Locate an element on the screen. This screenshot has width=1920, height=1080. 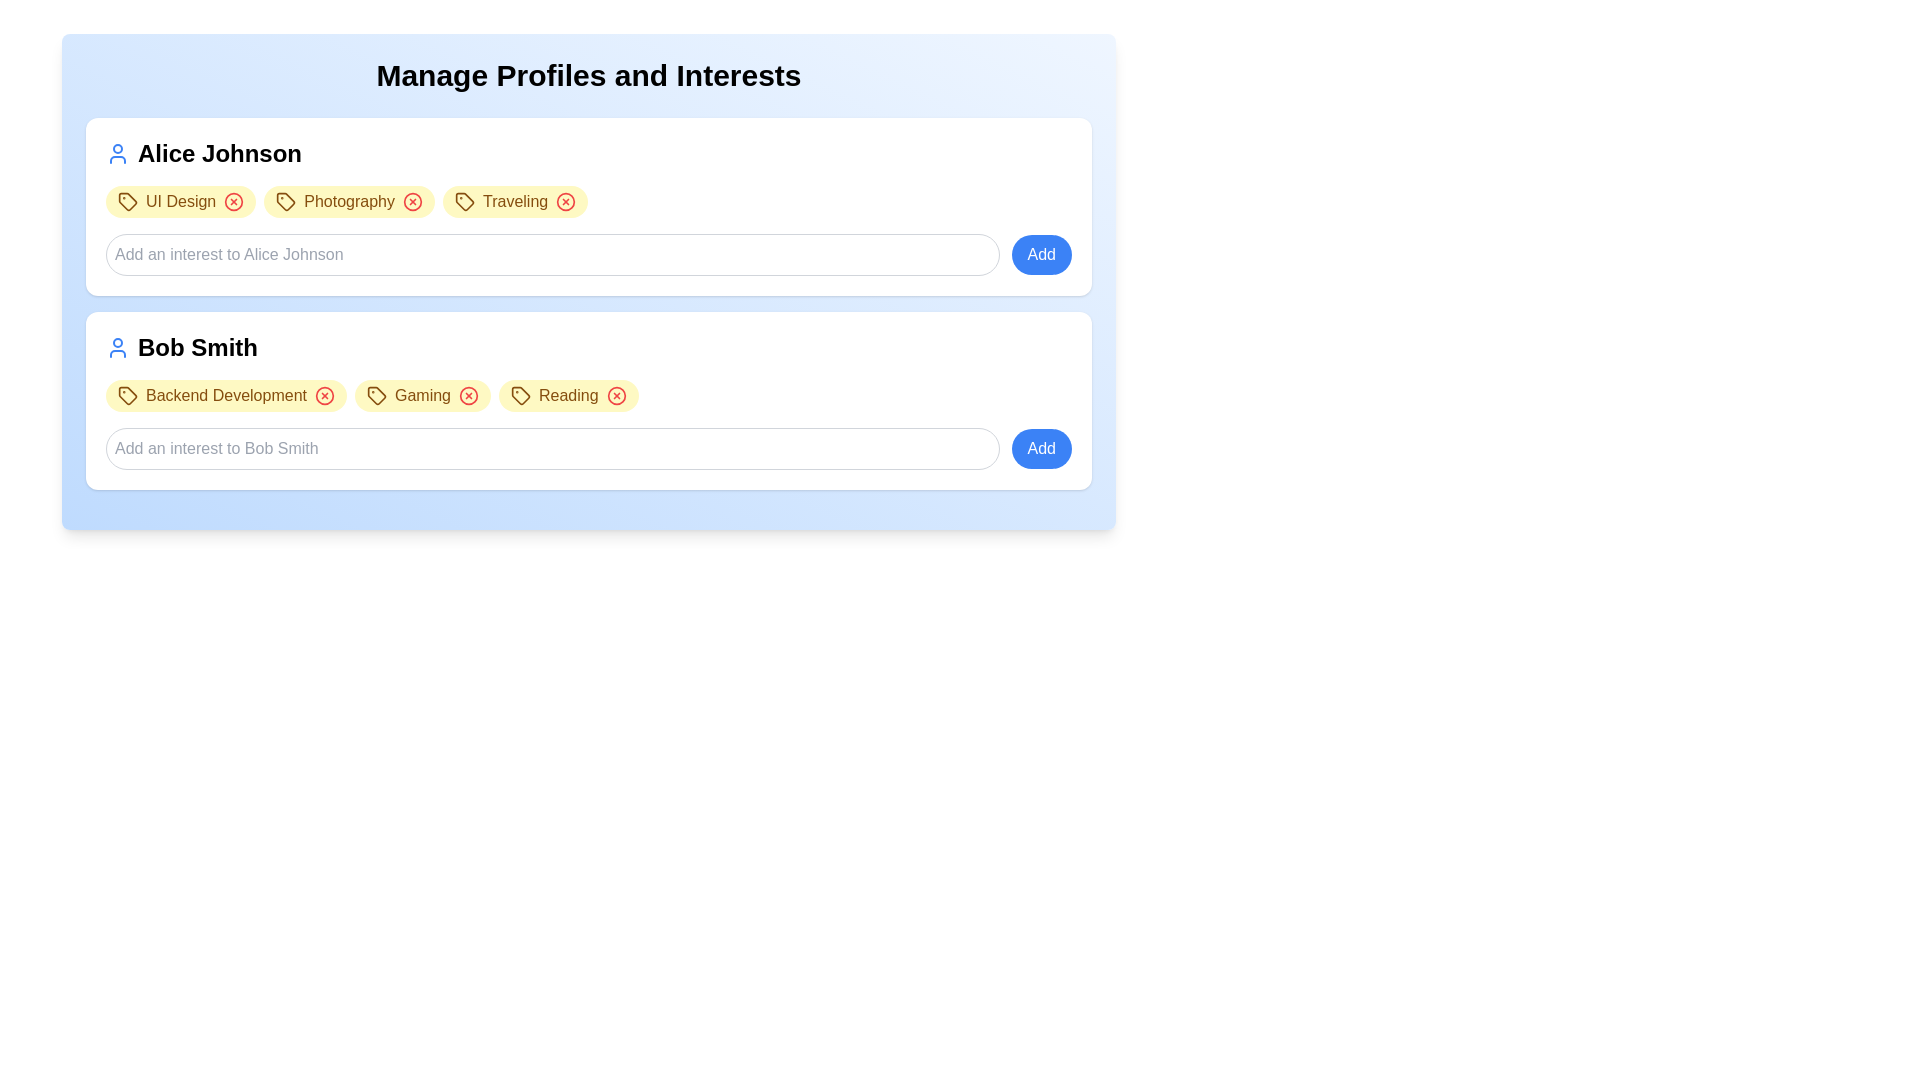
the submit button for adding an interest to Alice Johnson's profile, located at the right end of the input field labeled 'Add an interest to Alice Johnson' is located at coordinates (1040, 253).